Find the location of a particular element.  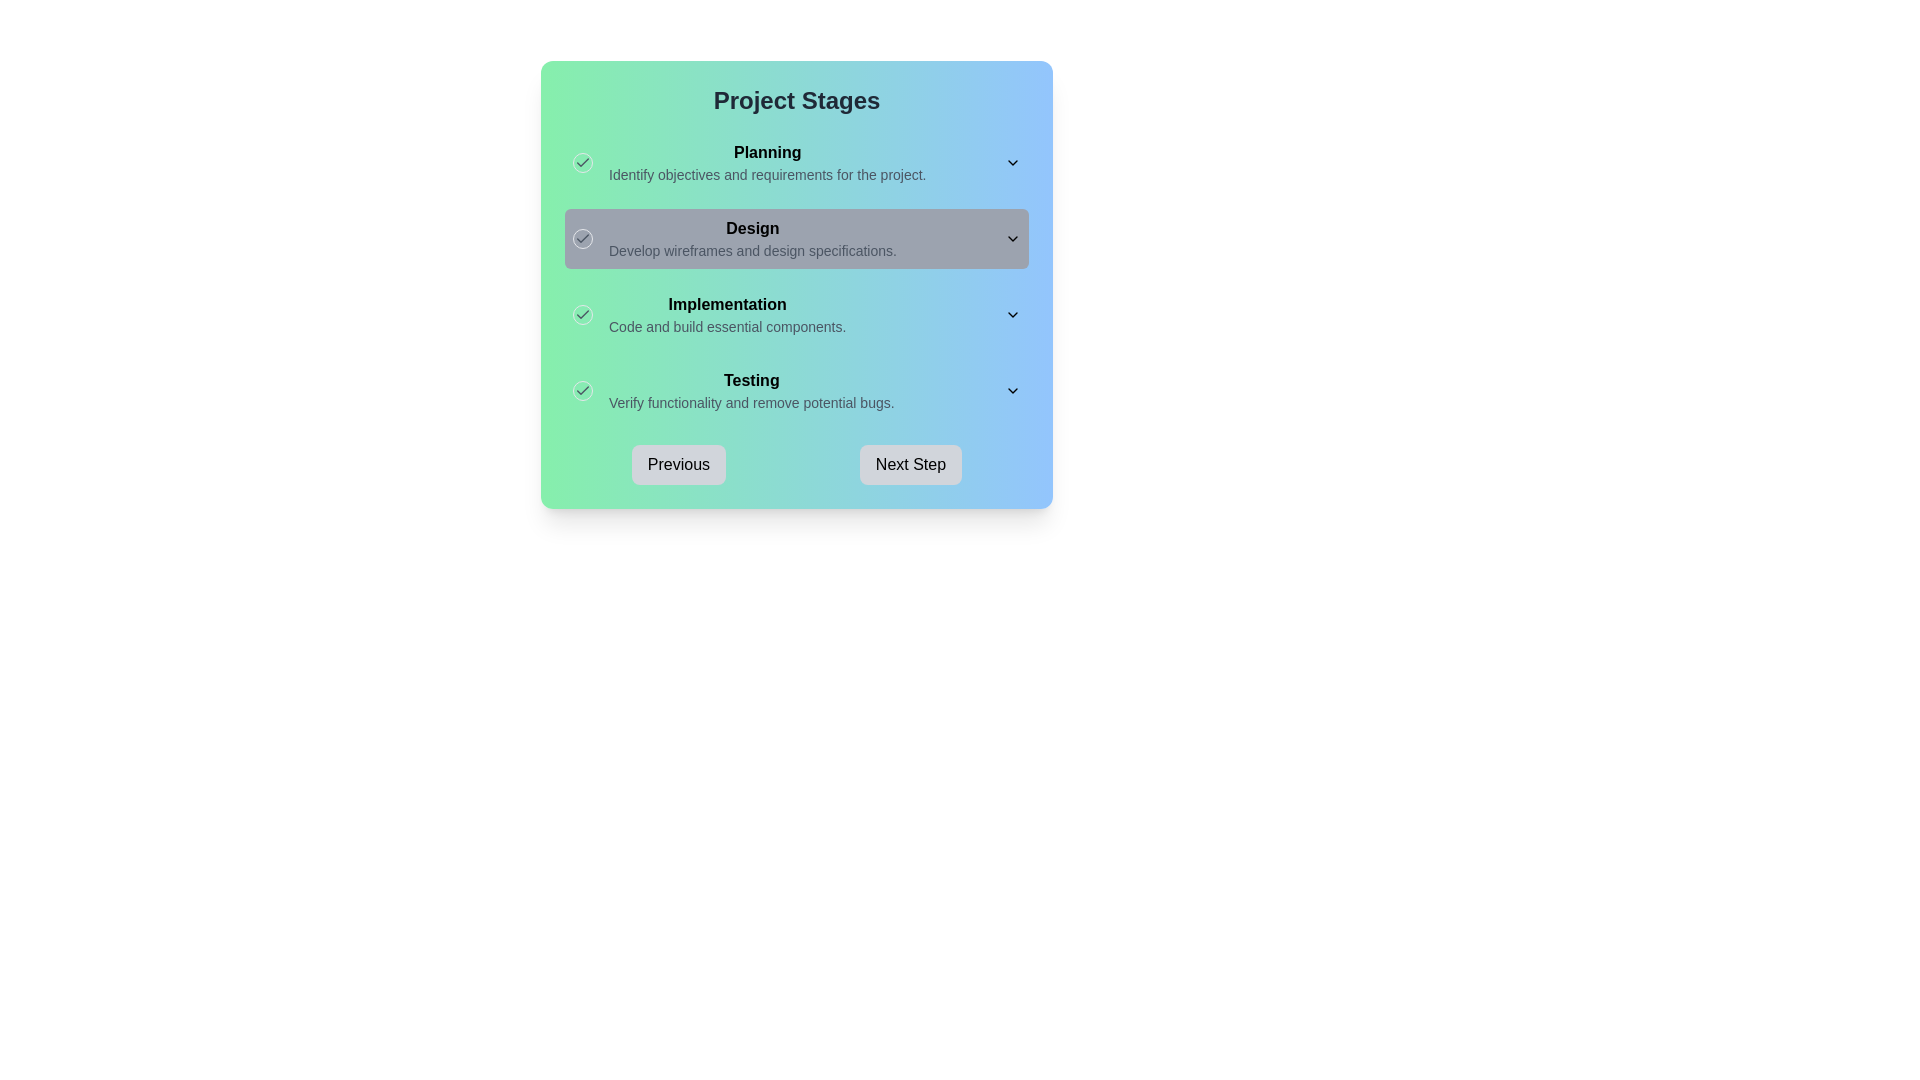

the 'Previous Step' button located at the lower left section of the interface is located at coordinates (678, 465).